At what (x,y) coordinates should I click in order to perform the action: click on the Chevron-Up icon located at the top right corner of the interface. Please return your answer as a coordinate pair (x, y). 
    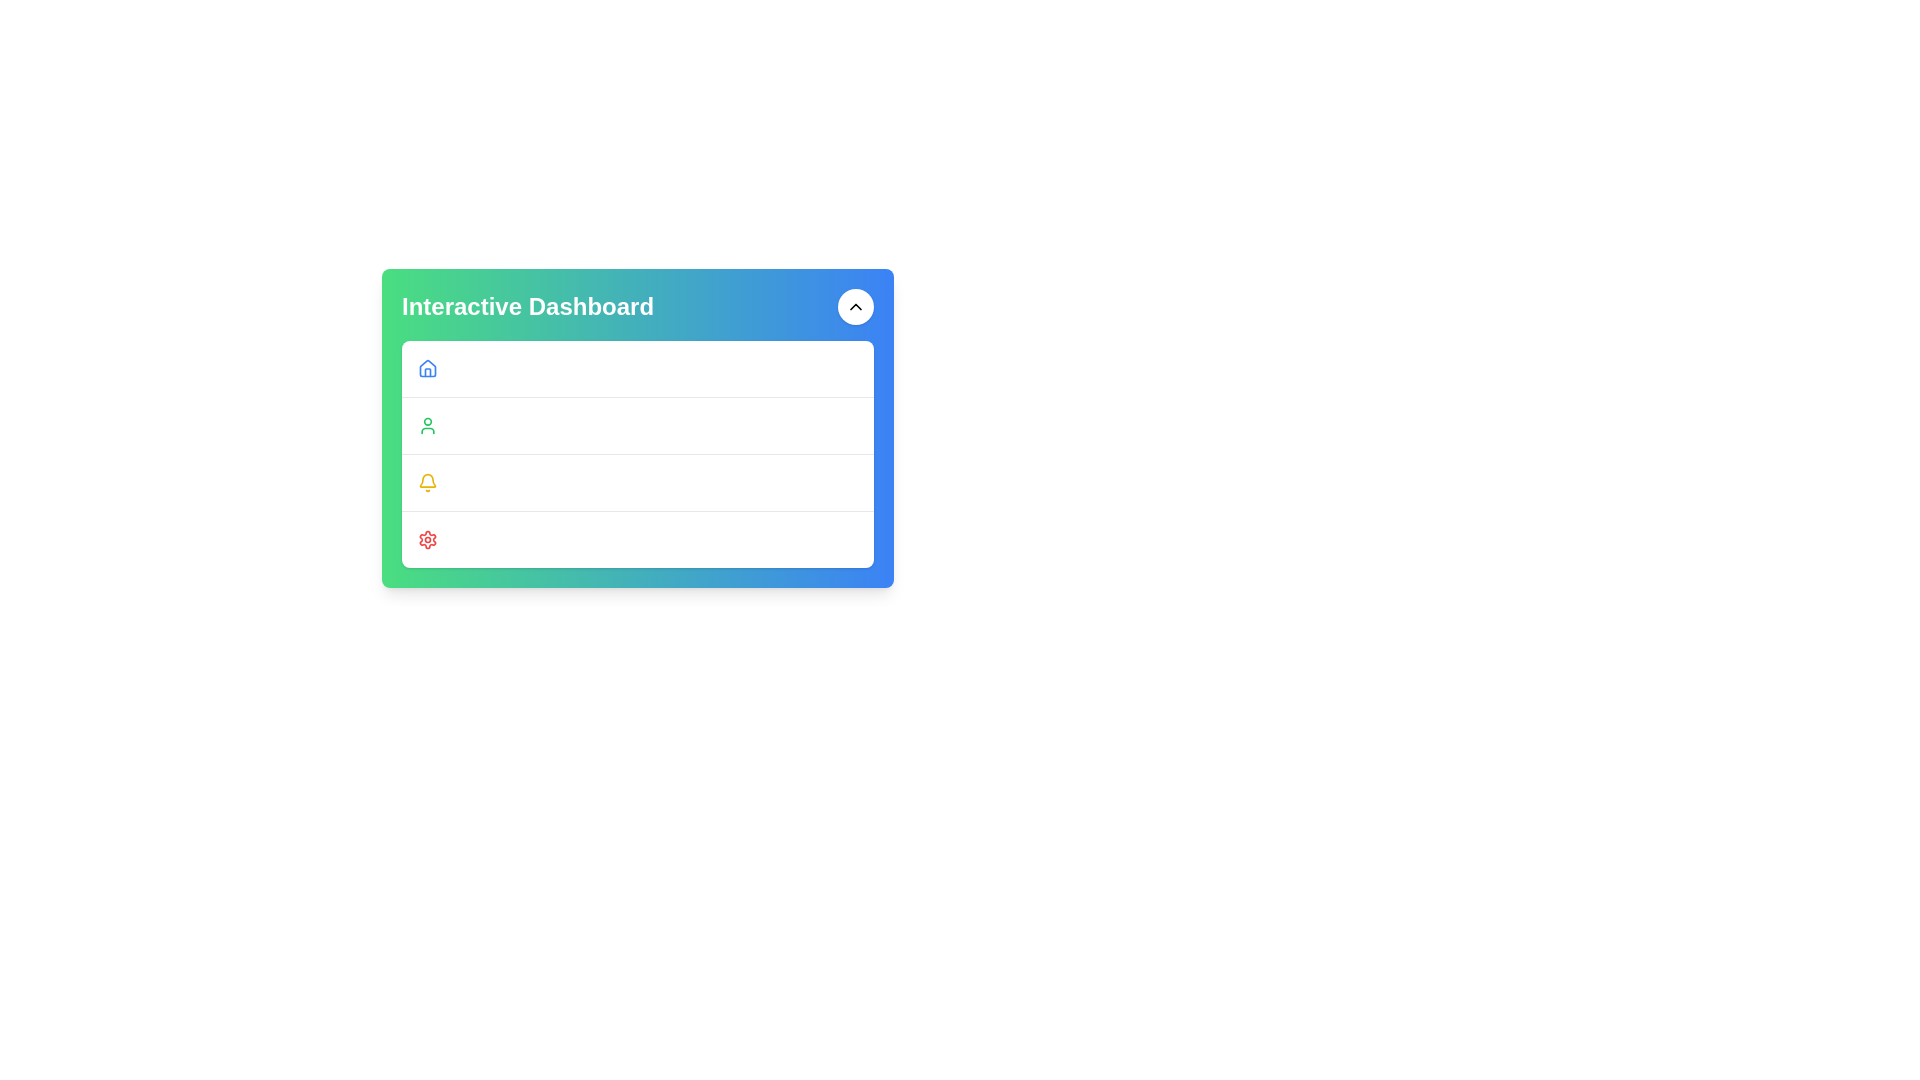
    Looking at the image, I should click on (855, 307).